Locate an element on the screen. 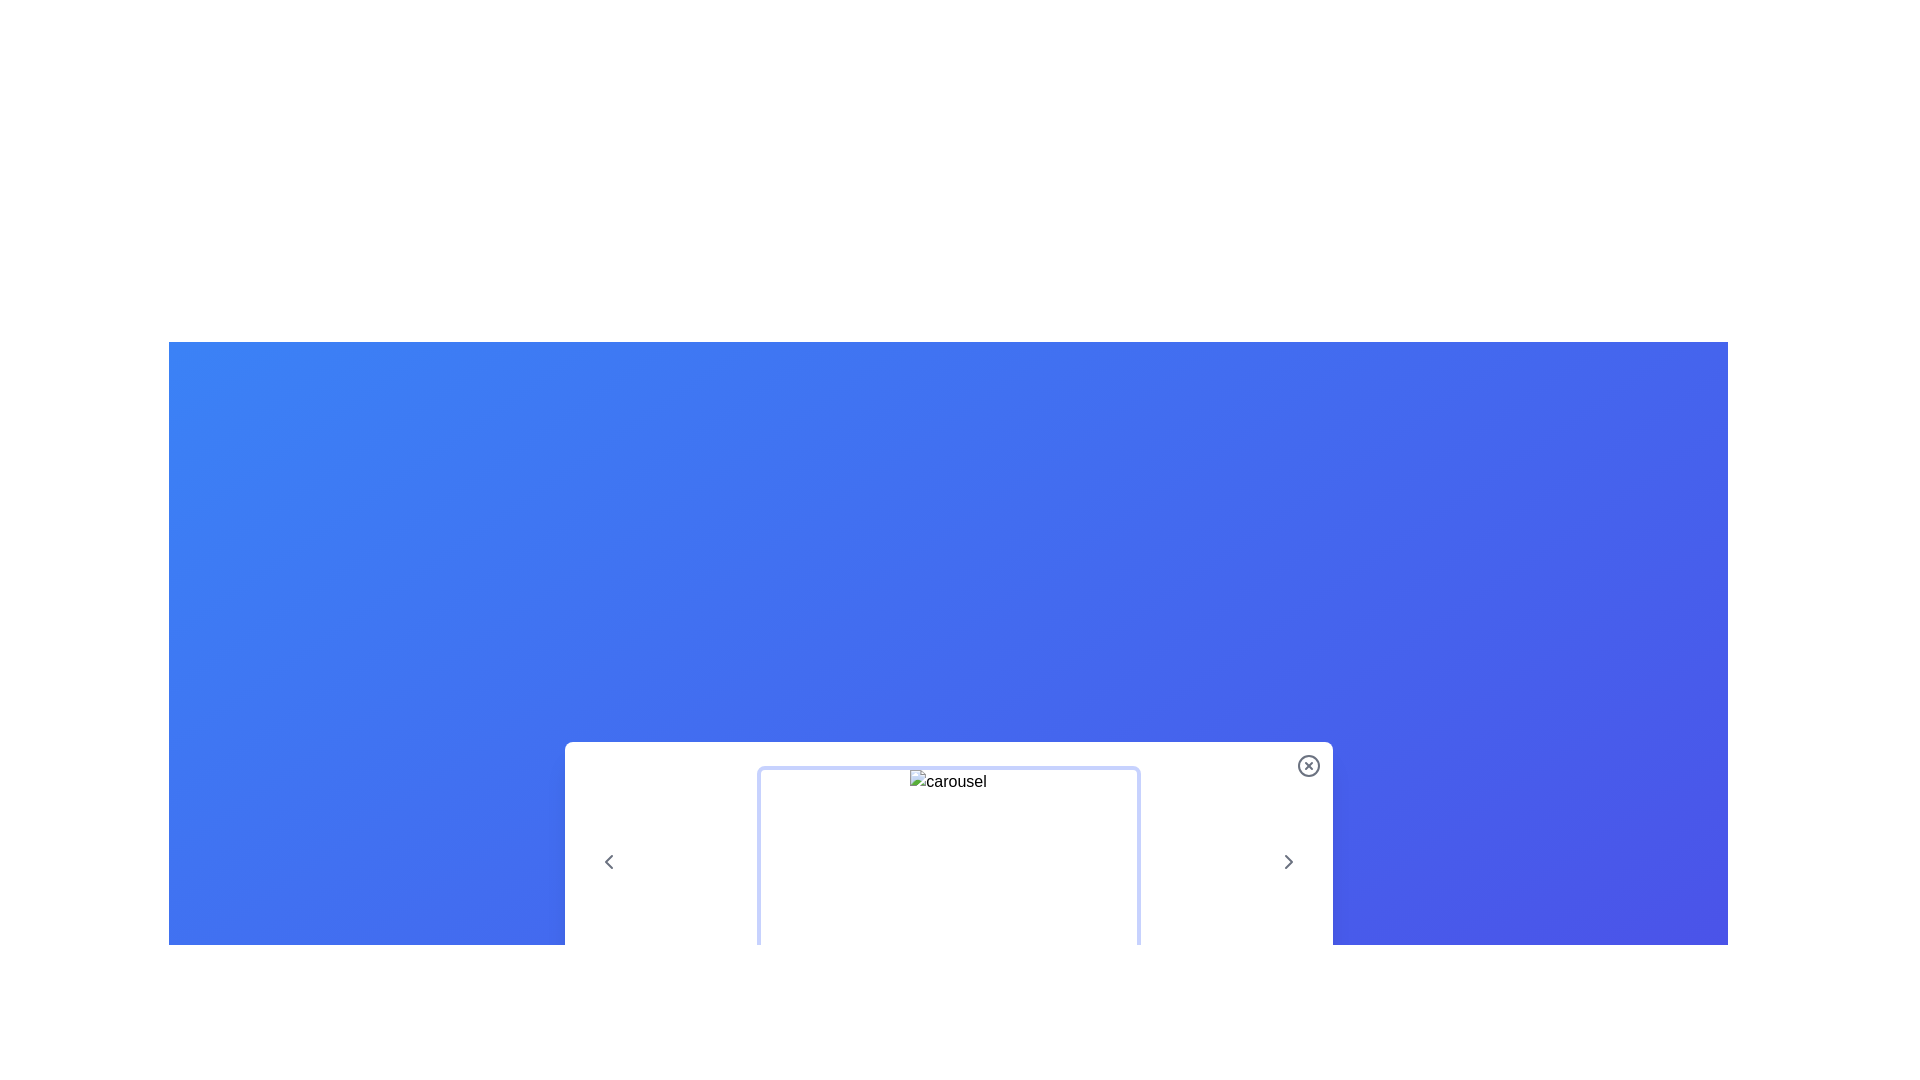 The height and width of the screenshot is (1080, 1920). the left-facing chevron button located in the lower left portion of the carousel navigation interface is located at coordinates (607, 860).